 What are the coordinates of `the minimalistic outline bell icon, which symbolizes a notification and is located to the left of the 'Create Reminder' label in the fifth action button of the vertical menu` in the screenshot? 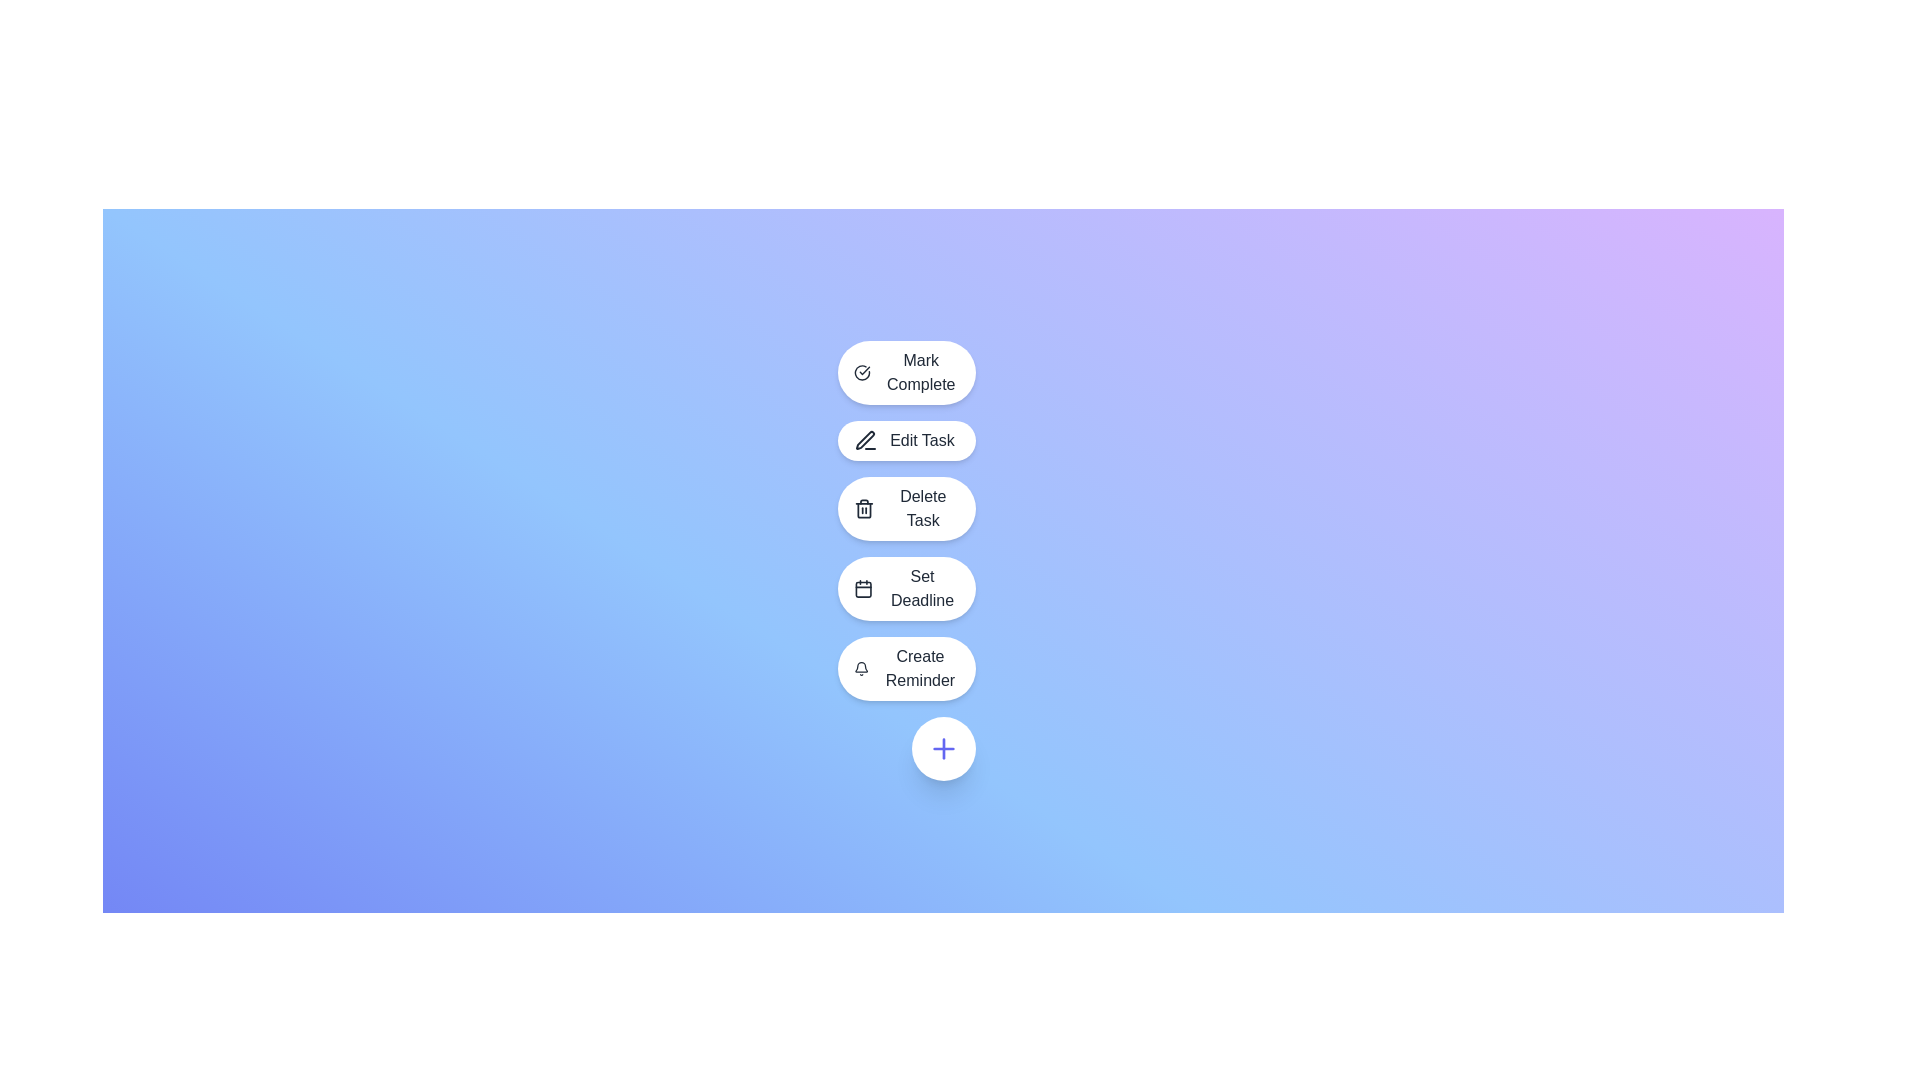 It's located at (861, 668).